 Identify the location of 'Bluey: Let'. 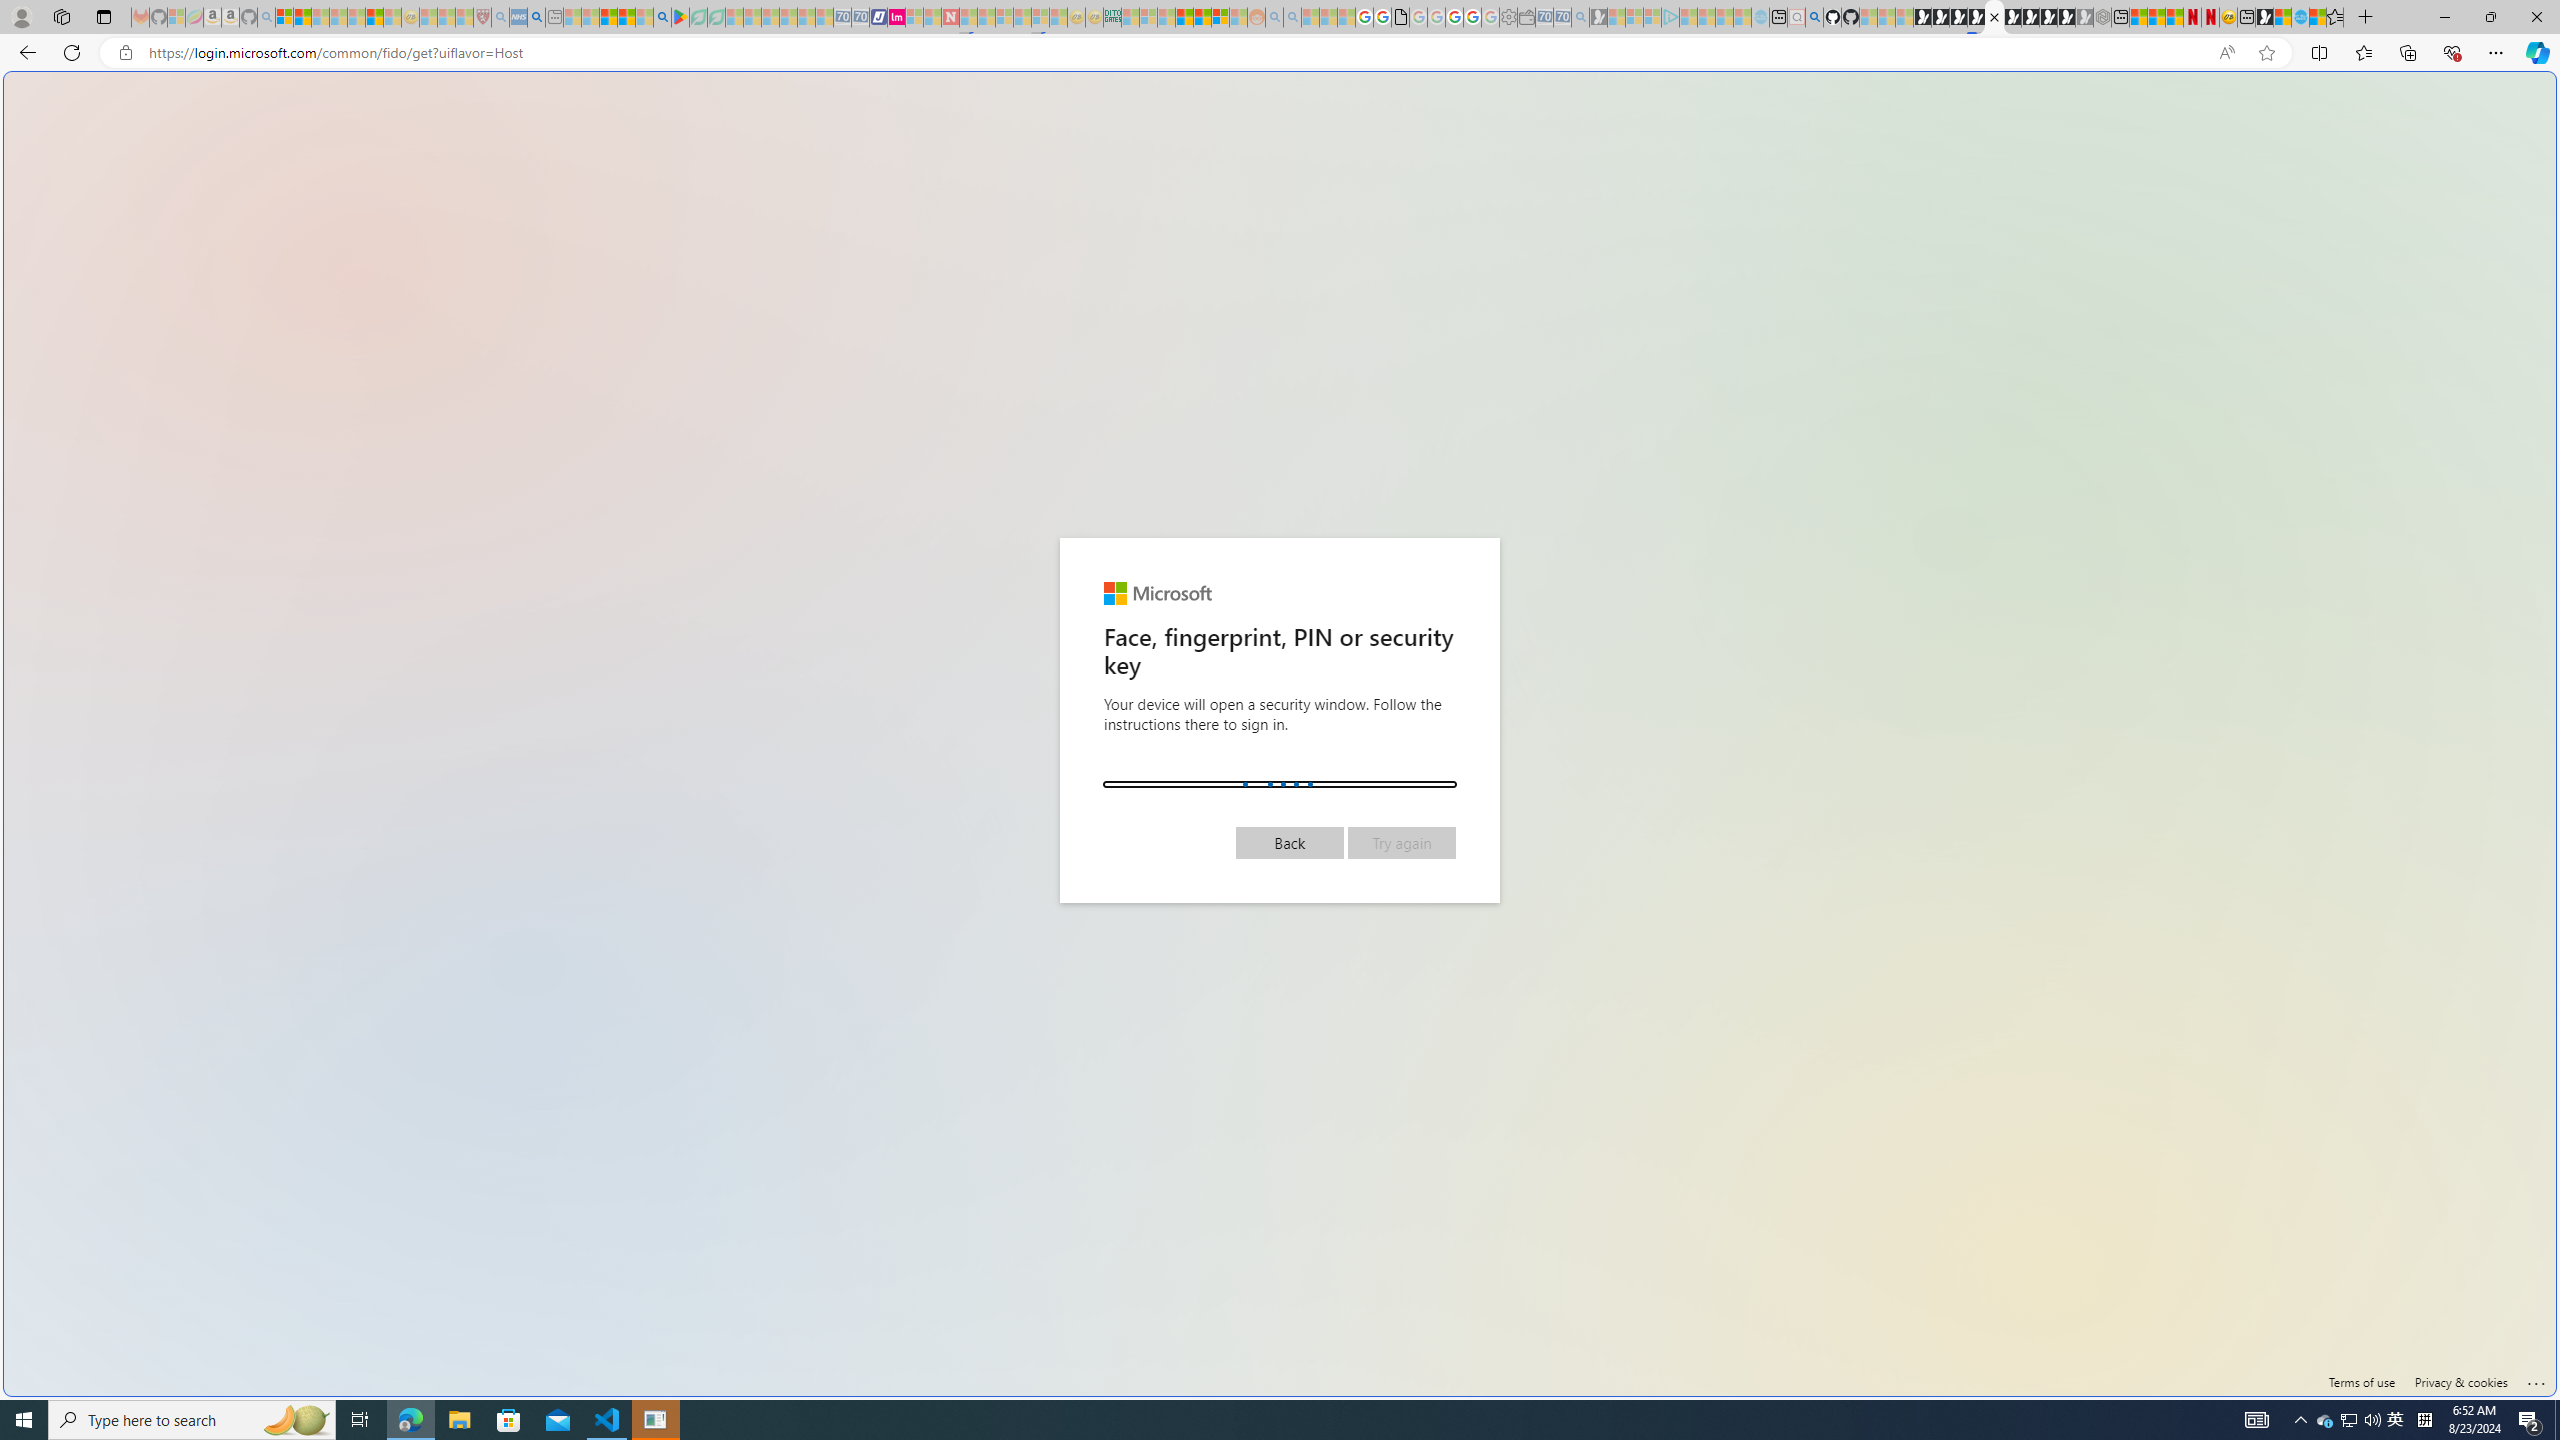
(680, 16).